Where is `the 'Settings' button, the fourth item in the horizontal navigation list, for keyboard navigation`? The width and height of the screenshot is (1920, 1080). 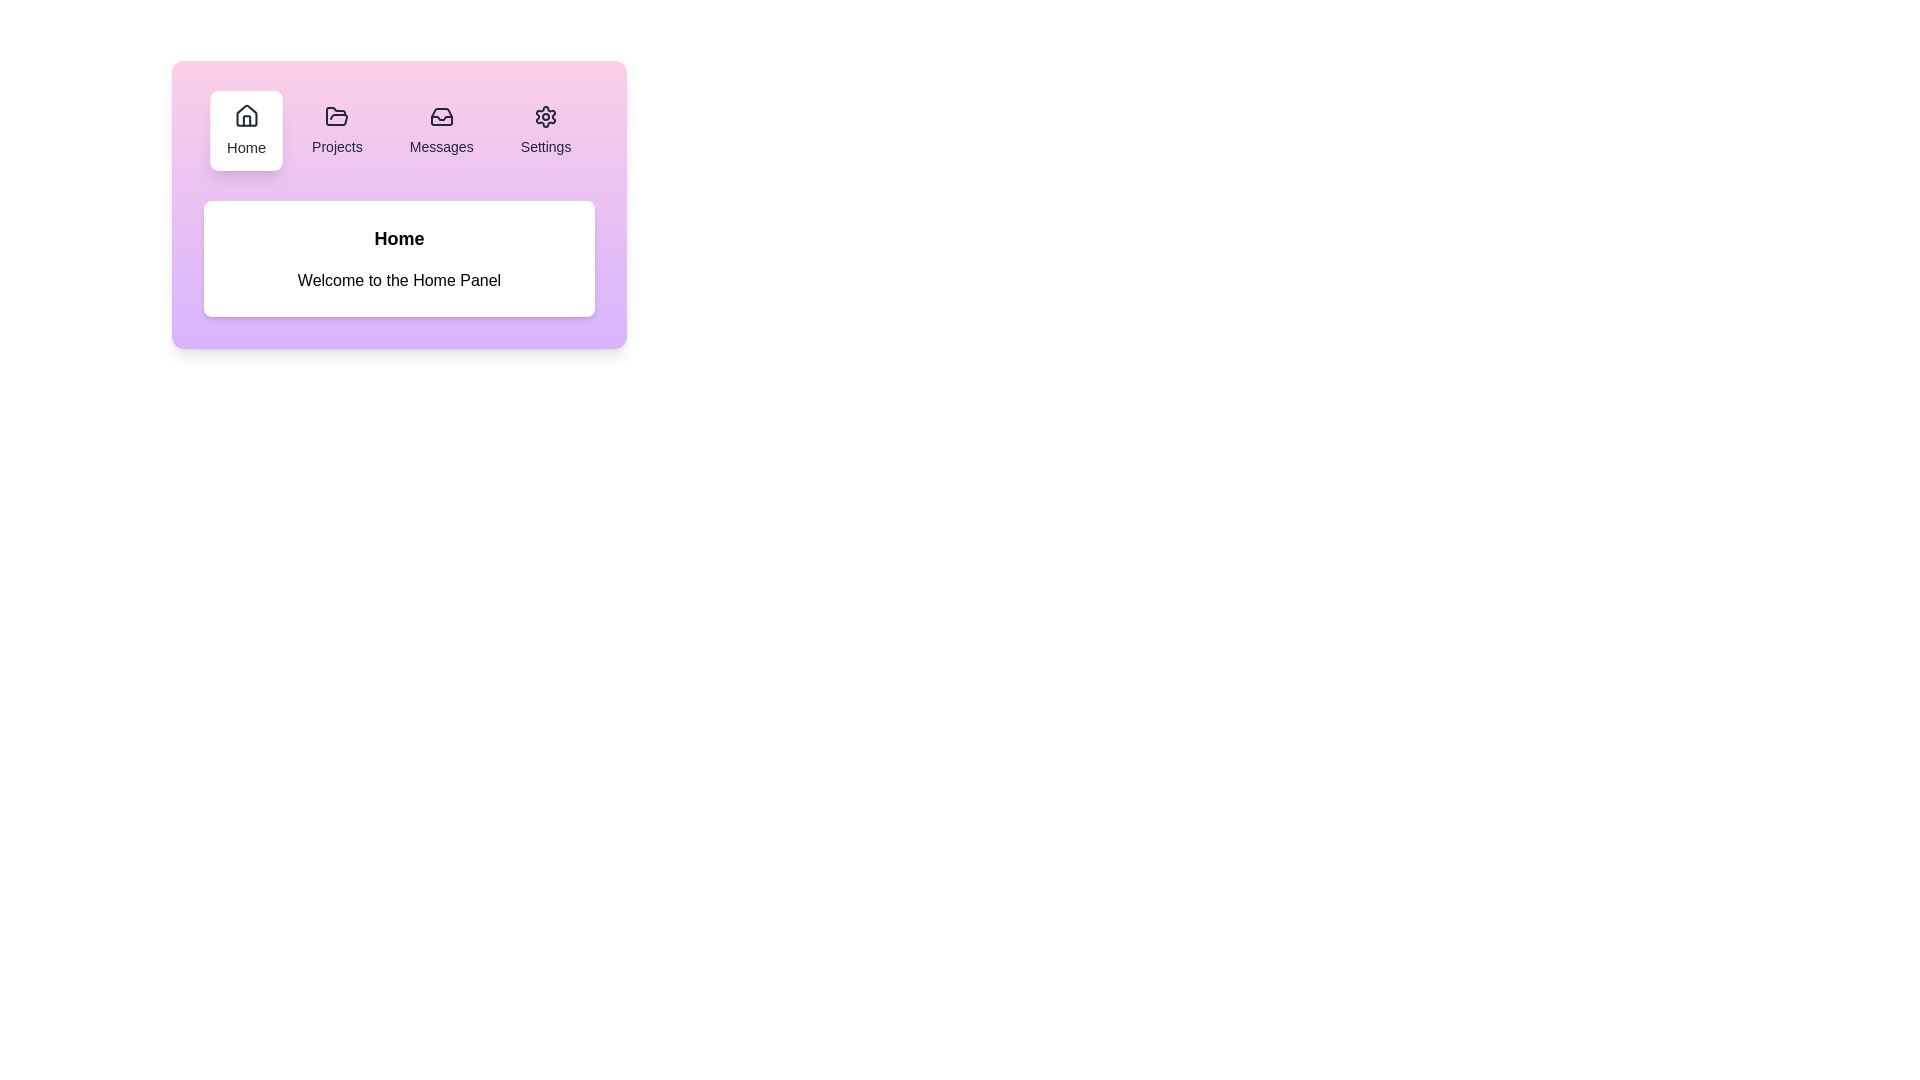 the 'Settings' button, the fourth item in the horizontal navigation list, for keyboard navigation is located at coordinates (546, 131).